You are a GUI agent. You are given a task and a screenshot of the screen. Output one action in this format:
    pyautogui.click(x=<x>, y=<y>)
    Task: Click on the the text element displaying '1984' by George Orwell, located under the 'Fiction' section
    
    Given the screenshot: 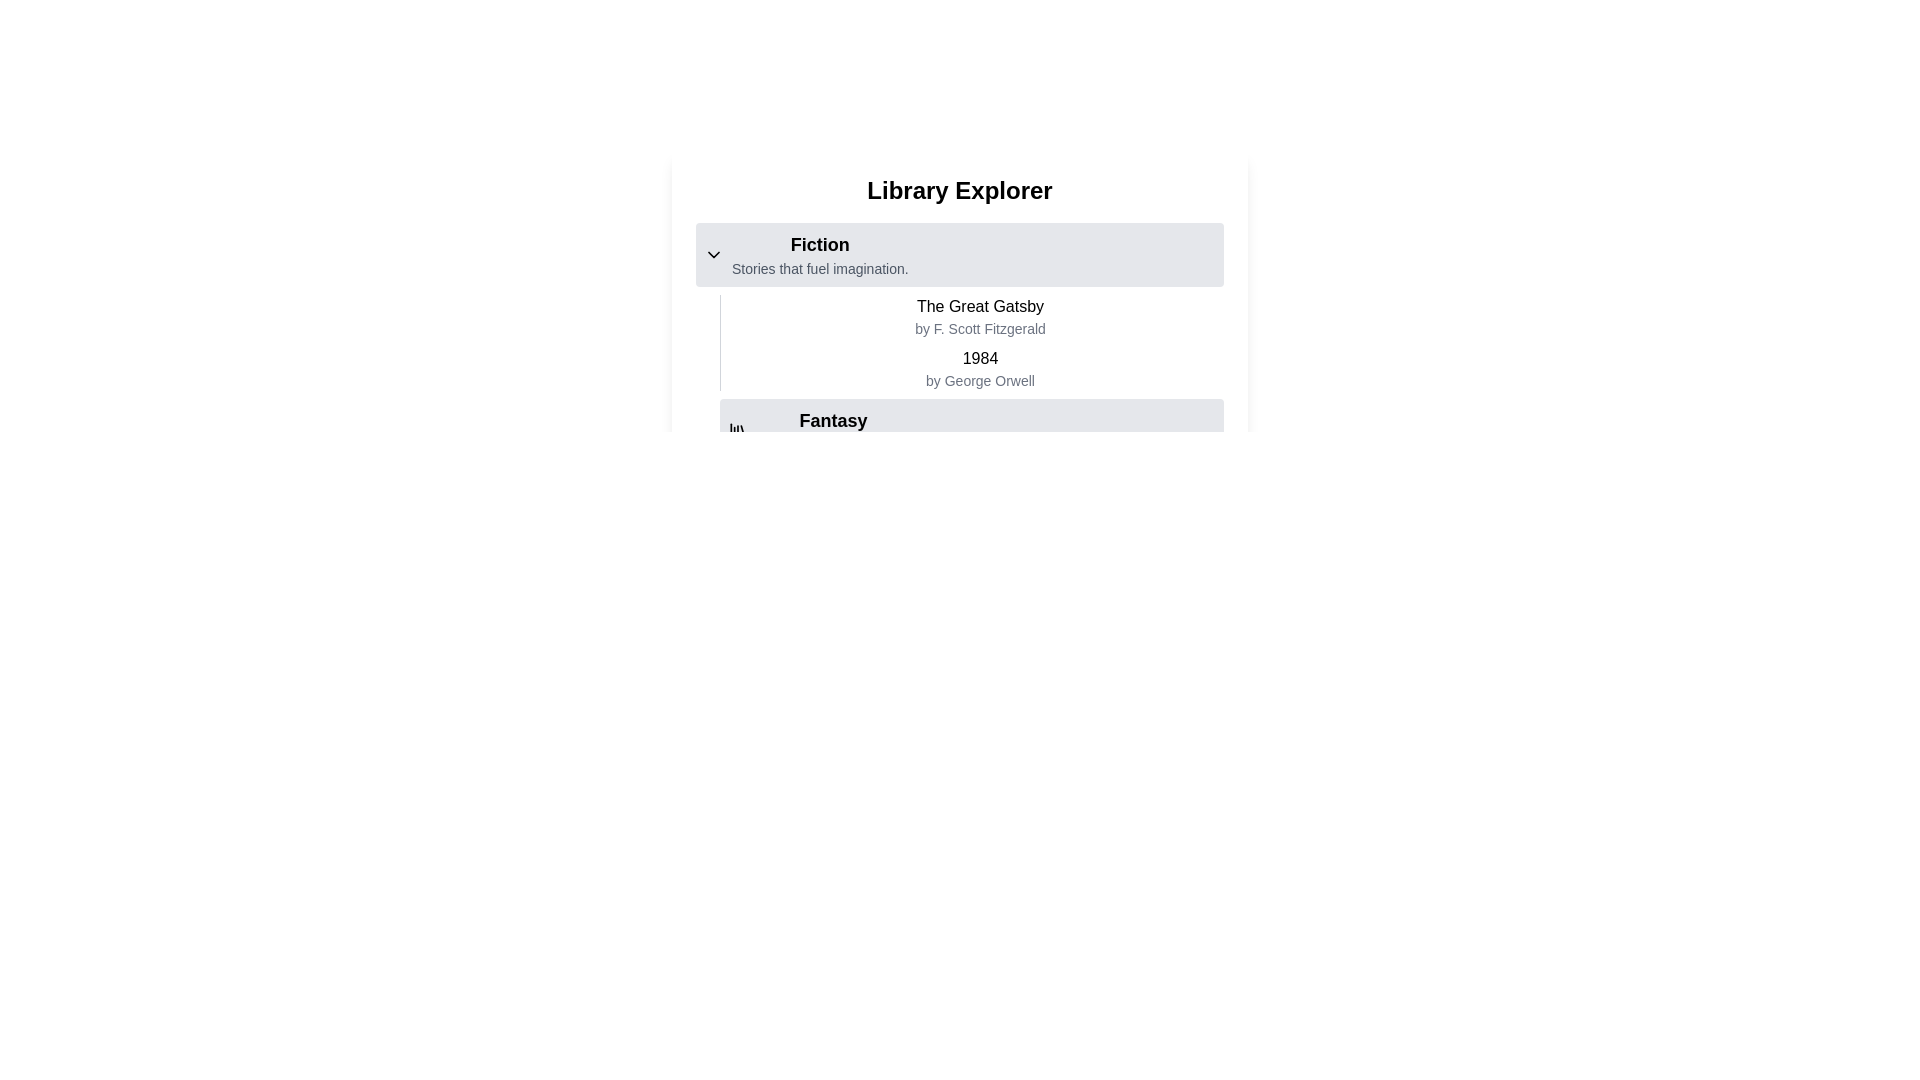 What is the action you would take?
    pyautogui.click(x=980, y=369)
    